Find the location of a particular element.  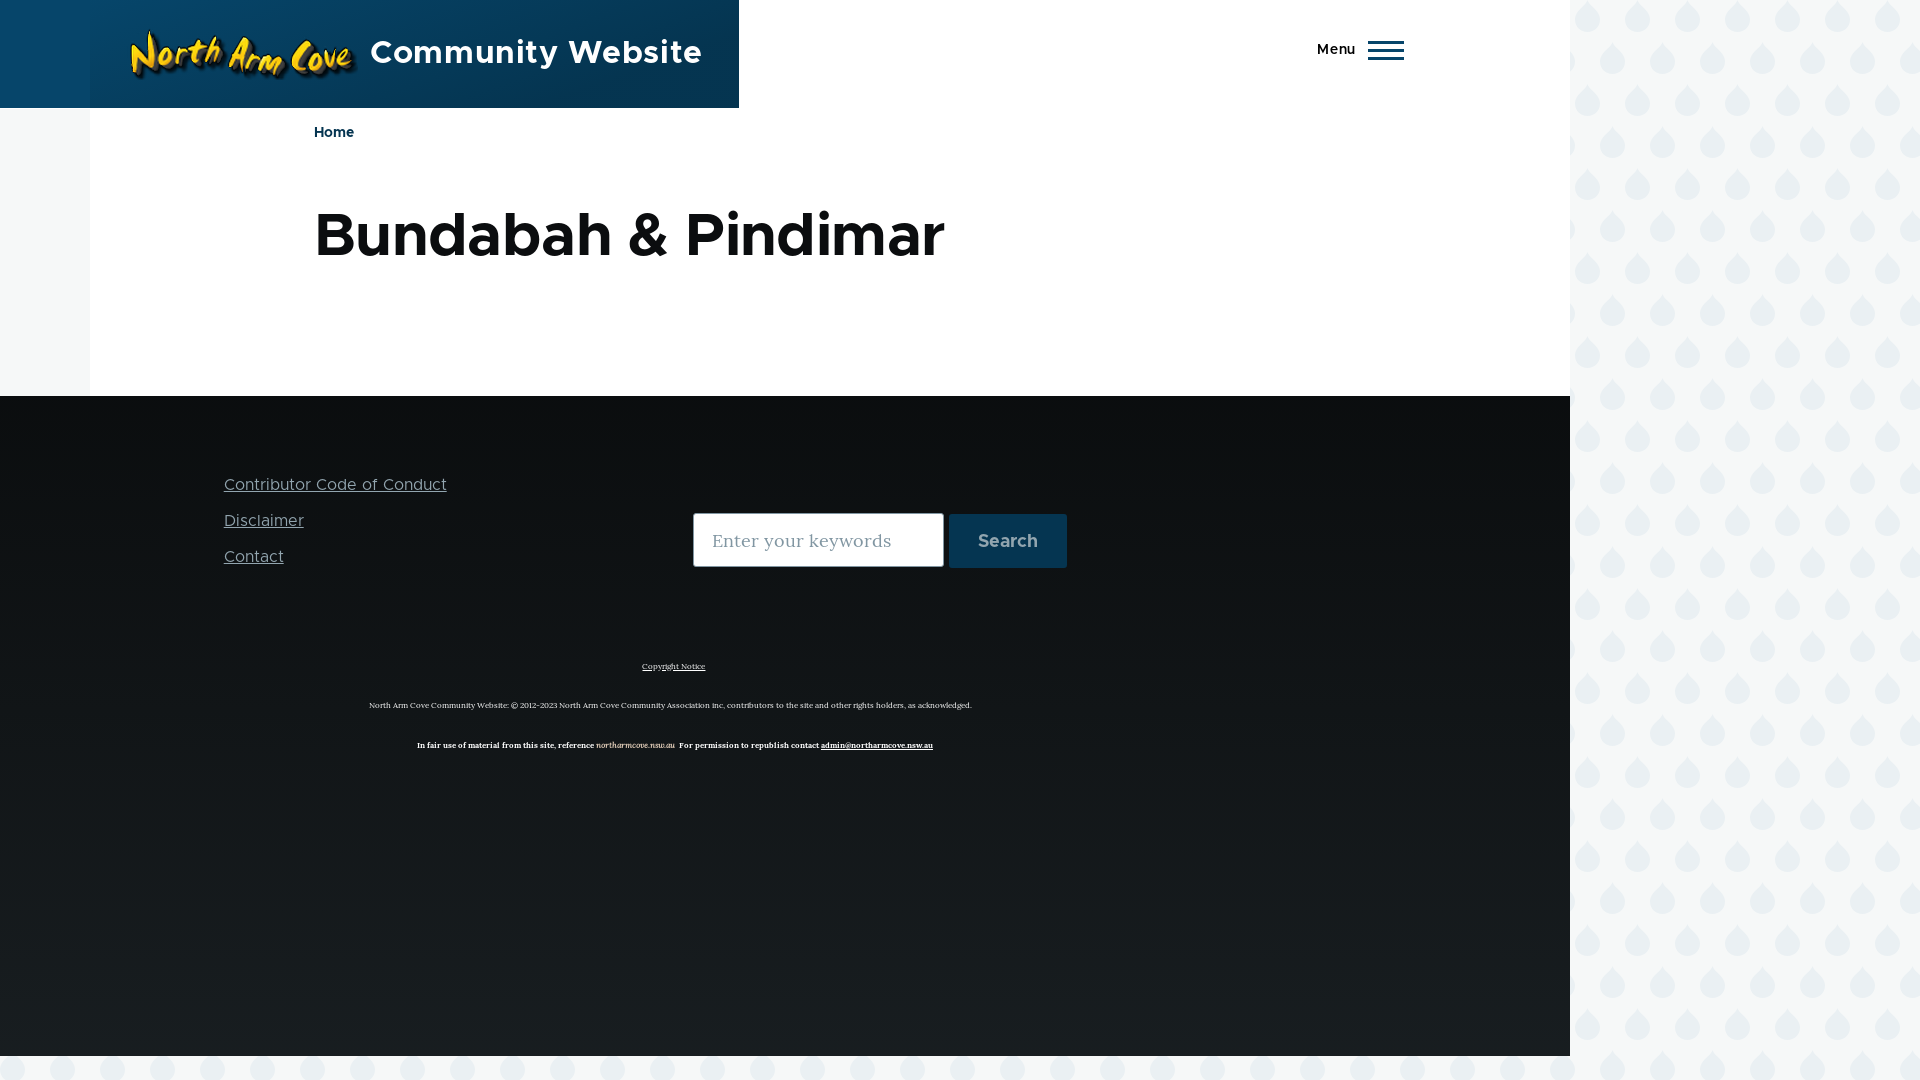

'Contributor Code of Conduct' is located at coordinates (335, 485).